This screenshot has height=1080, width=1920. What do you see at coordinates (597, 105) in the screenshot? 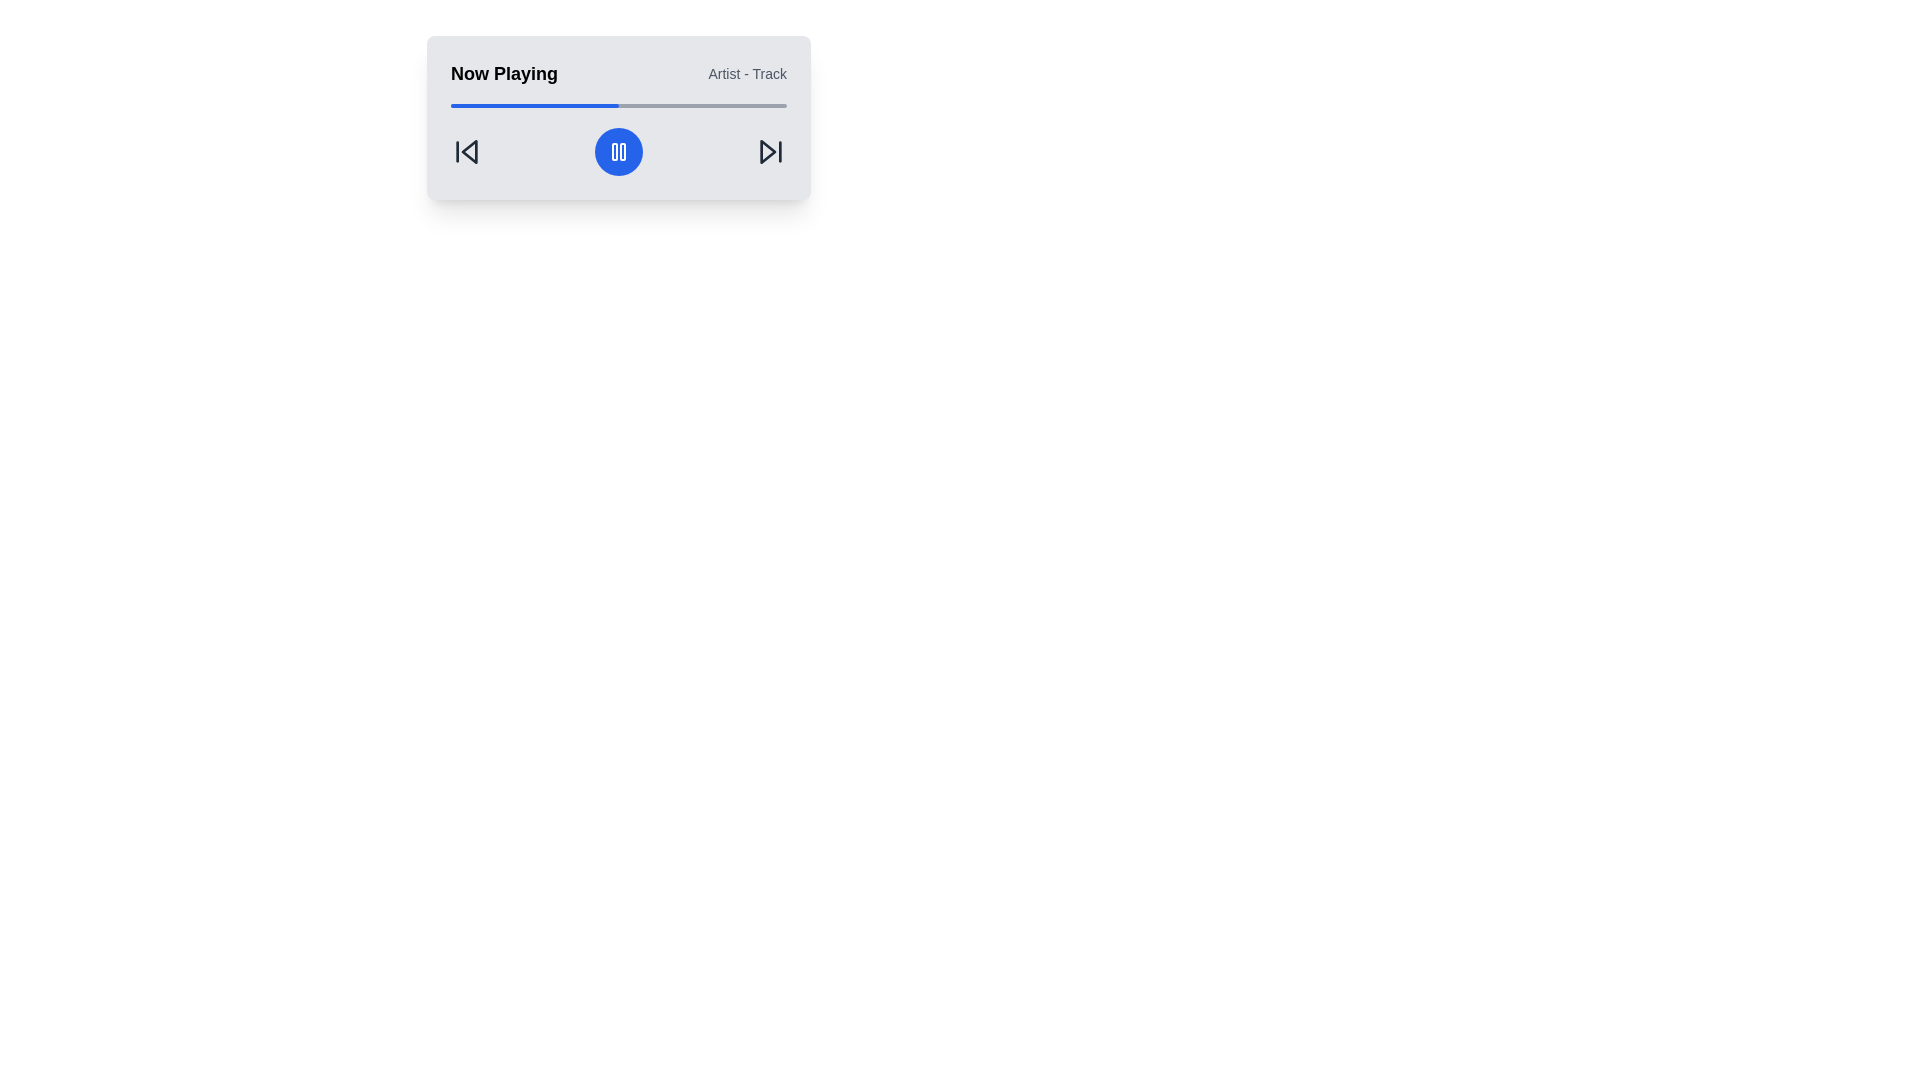
I see `the progress of the bar` at bounding box center [597, 105].